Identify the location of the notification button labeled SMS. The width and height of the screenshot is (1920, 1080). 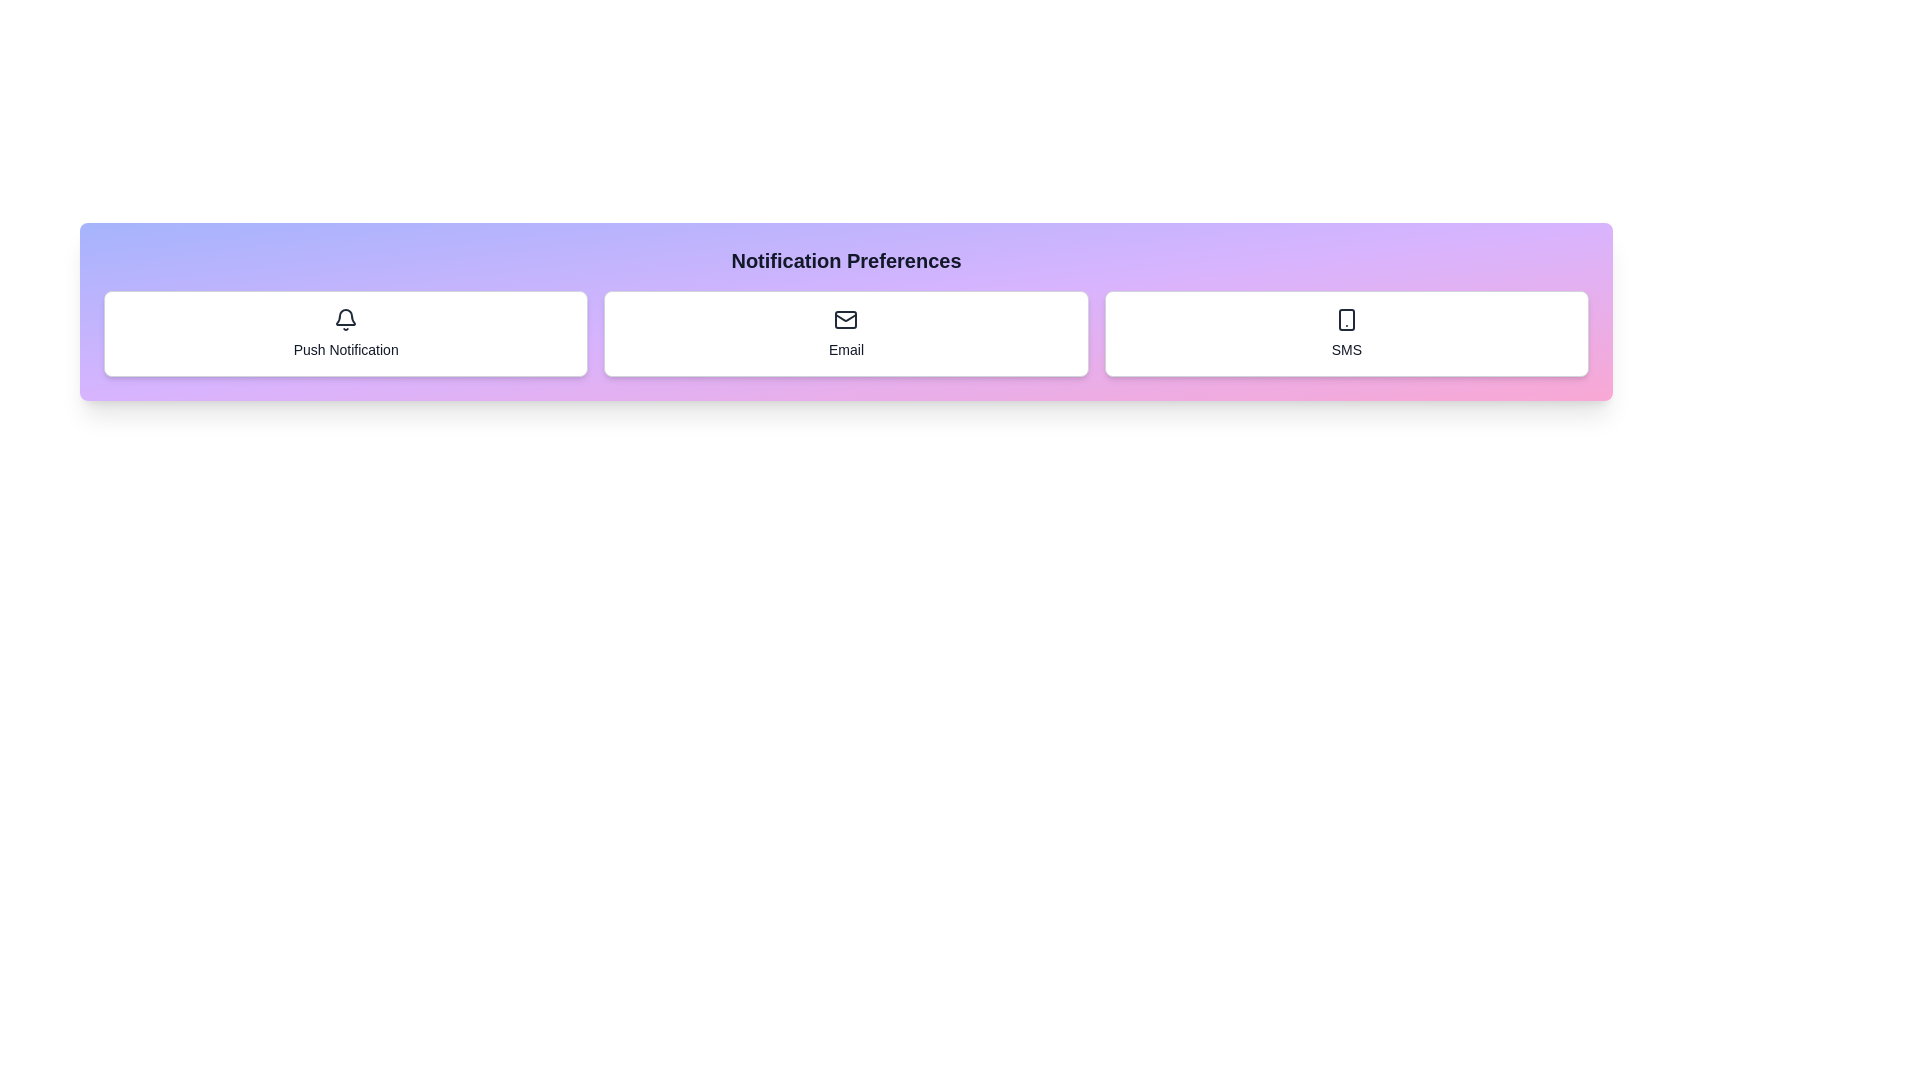
(1345, 333).